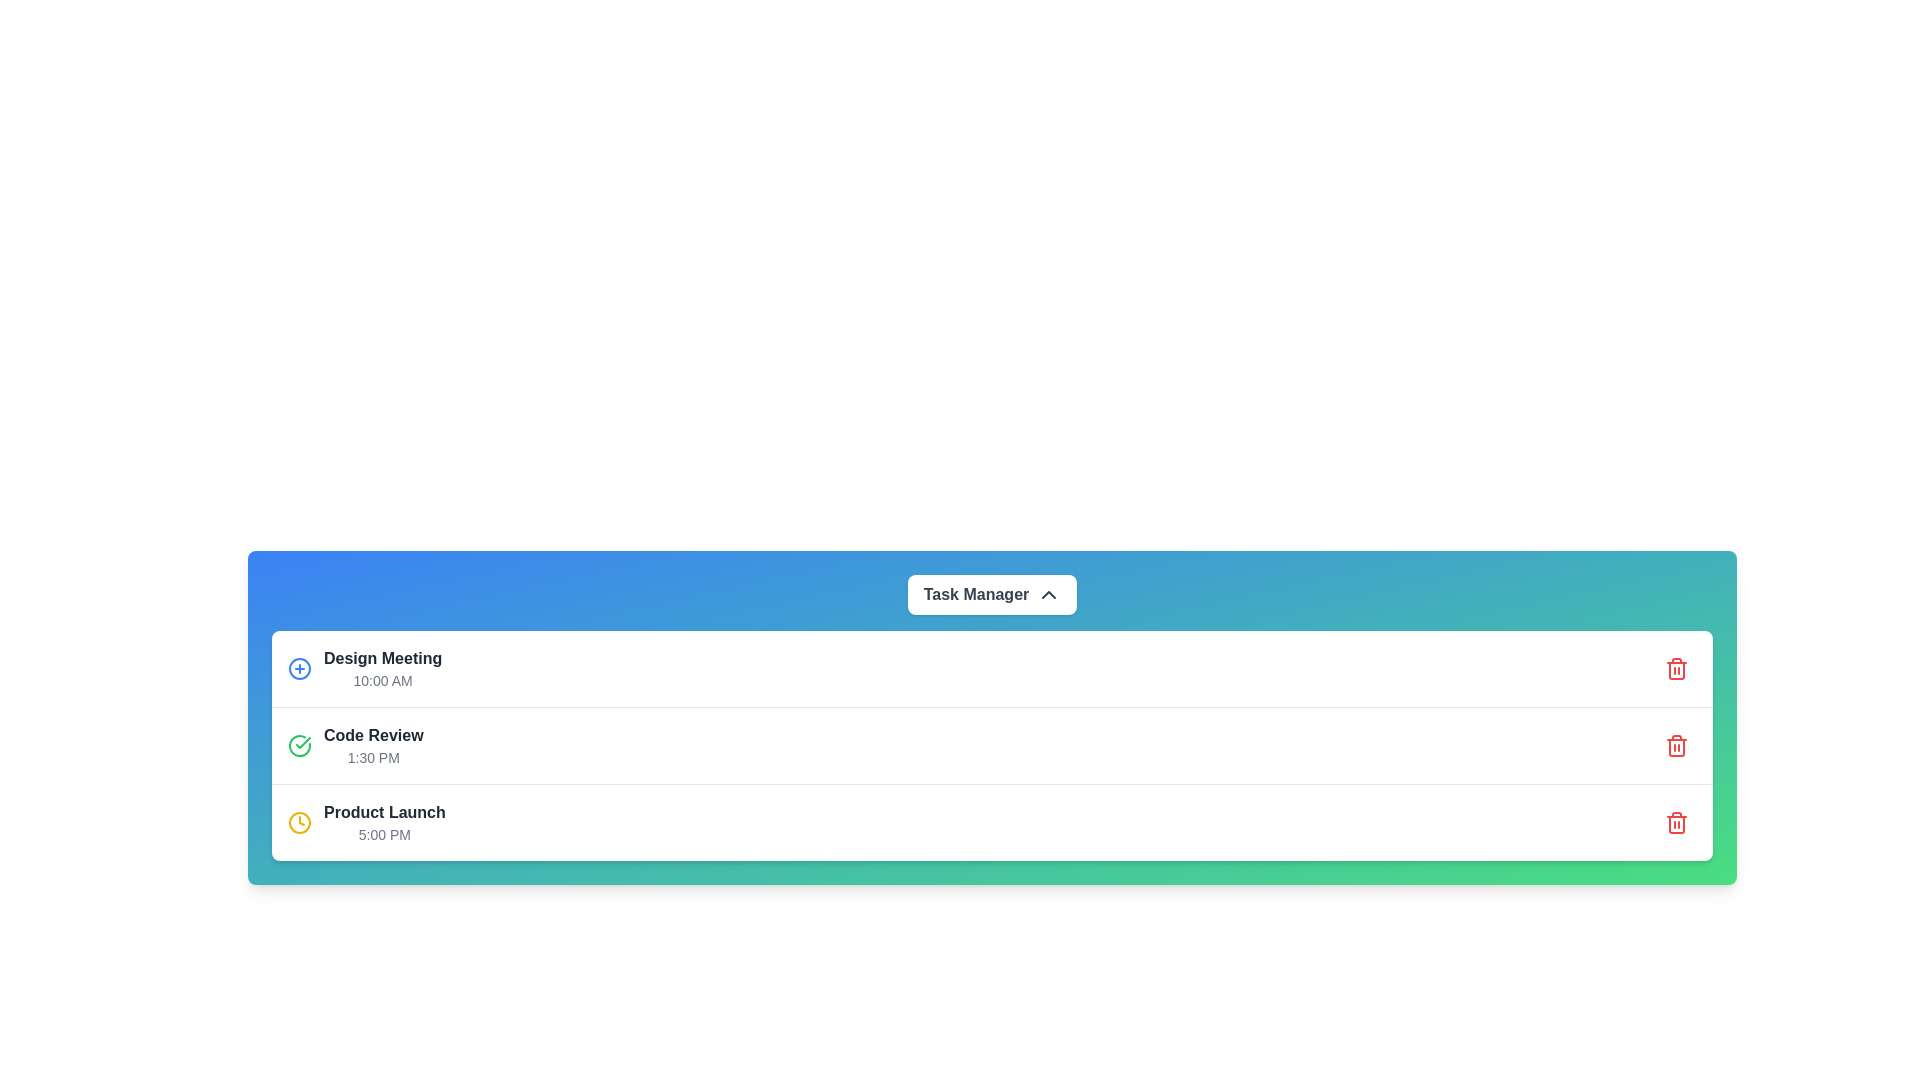  Describe the element at coordinates (298, 822) in the screenshot. I see `the circular graphic representing a clock icon located to the left of the 'Product Launch' label in the bottom row of the task list` at that location.